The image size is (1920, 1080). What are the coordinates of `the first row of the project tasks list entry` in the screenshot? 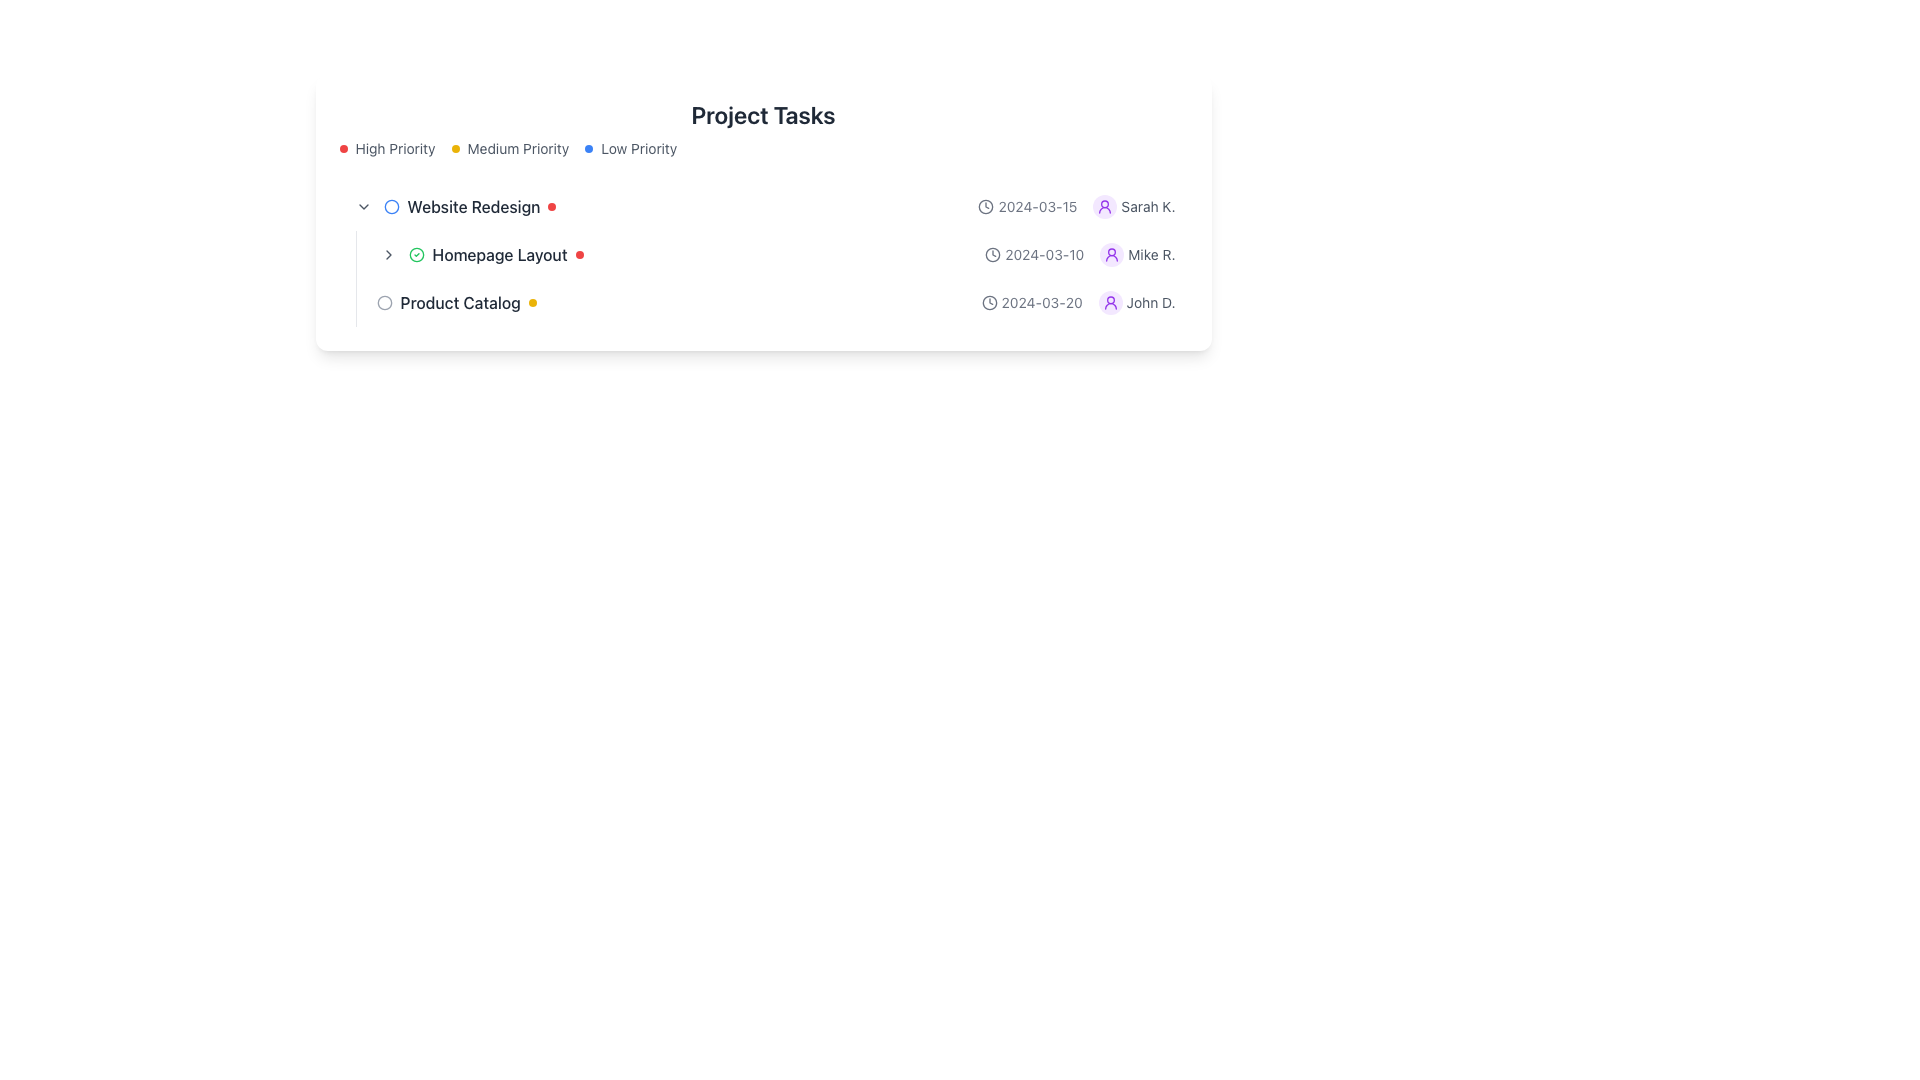 It's located at (762, 207).